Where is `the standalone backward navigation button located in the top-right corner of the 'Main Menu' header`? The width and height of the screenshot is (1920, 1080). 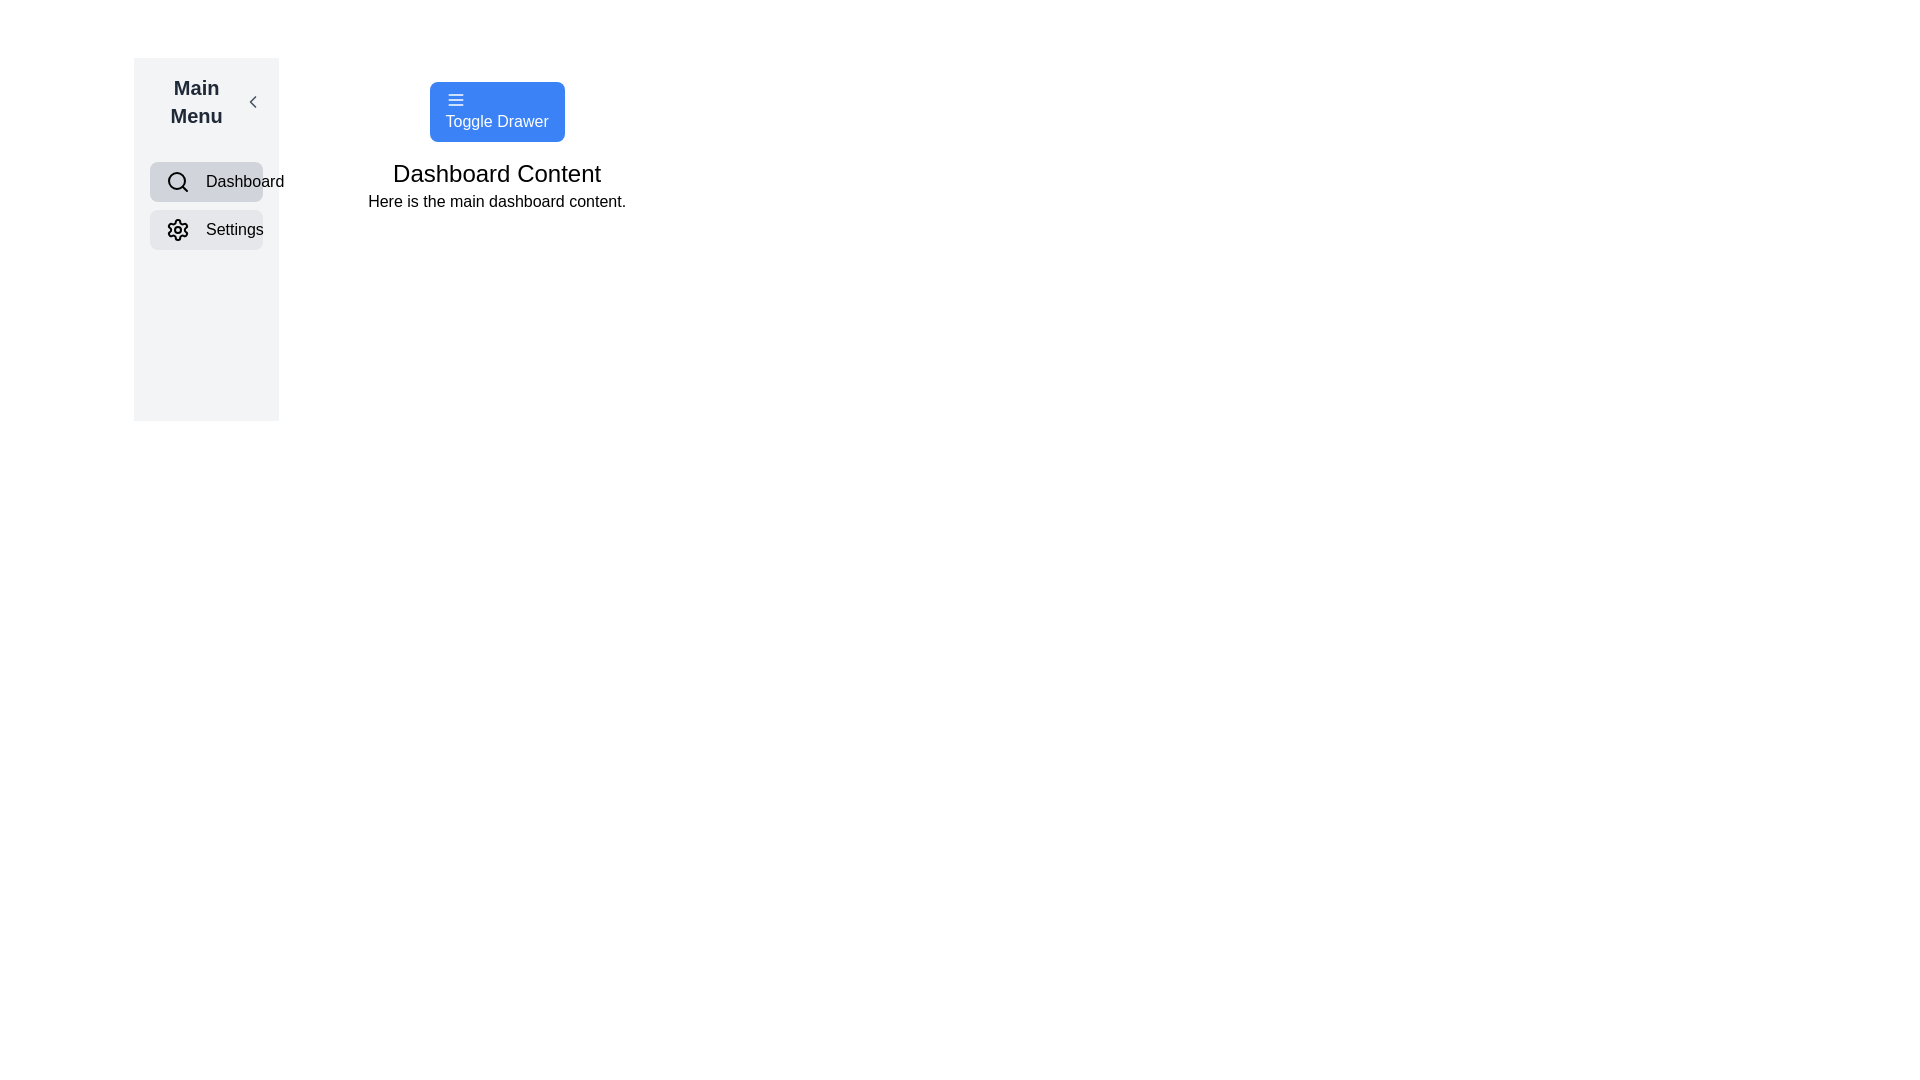 the standalone backward navigation button located in the top-right corner of the 'Main Menu' header is located at coordinates (252, 101).